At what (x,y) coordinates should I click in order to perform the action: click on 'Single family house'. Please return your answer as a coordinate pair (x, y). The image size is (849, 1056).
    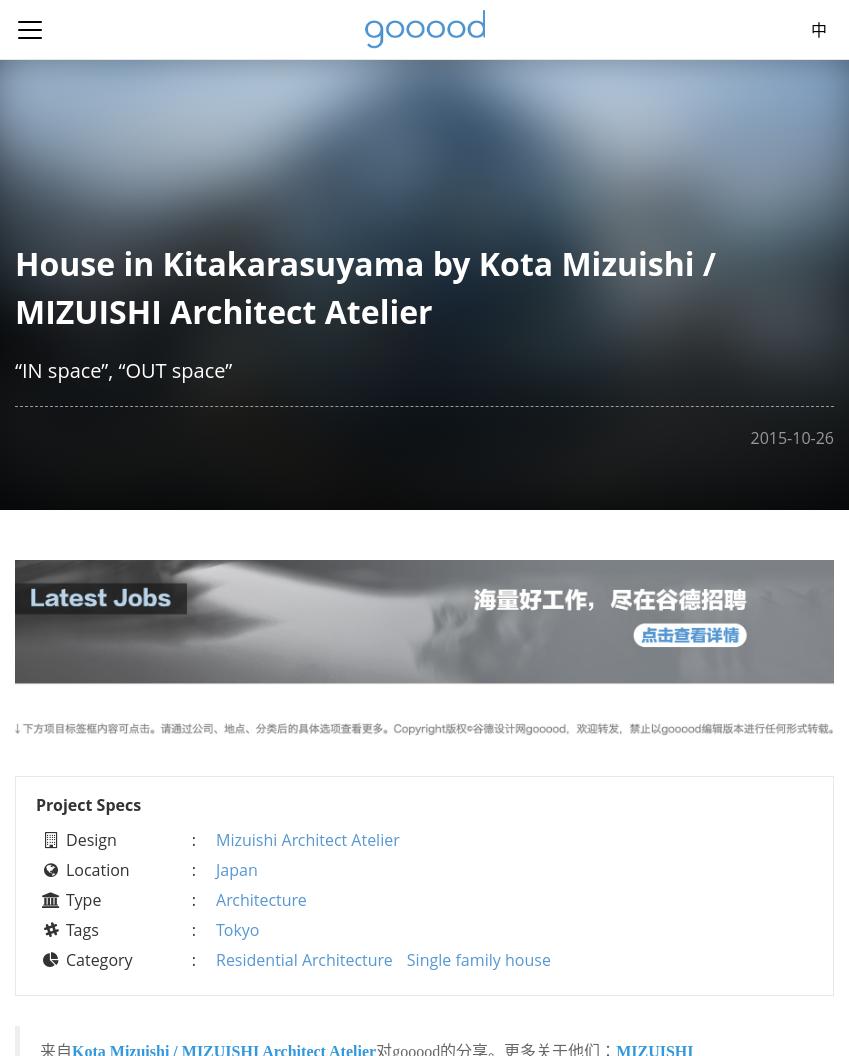
    Looking at the image, I should click on (476, 958).